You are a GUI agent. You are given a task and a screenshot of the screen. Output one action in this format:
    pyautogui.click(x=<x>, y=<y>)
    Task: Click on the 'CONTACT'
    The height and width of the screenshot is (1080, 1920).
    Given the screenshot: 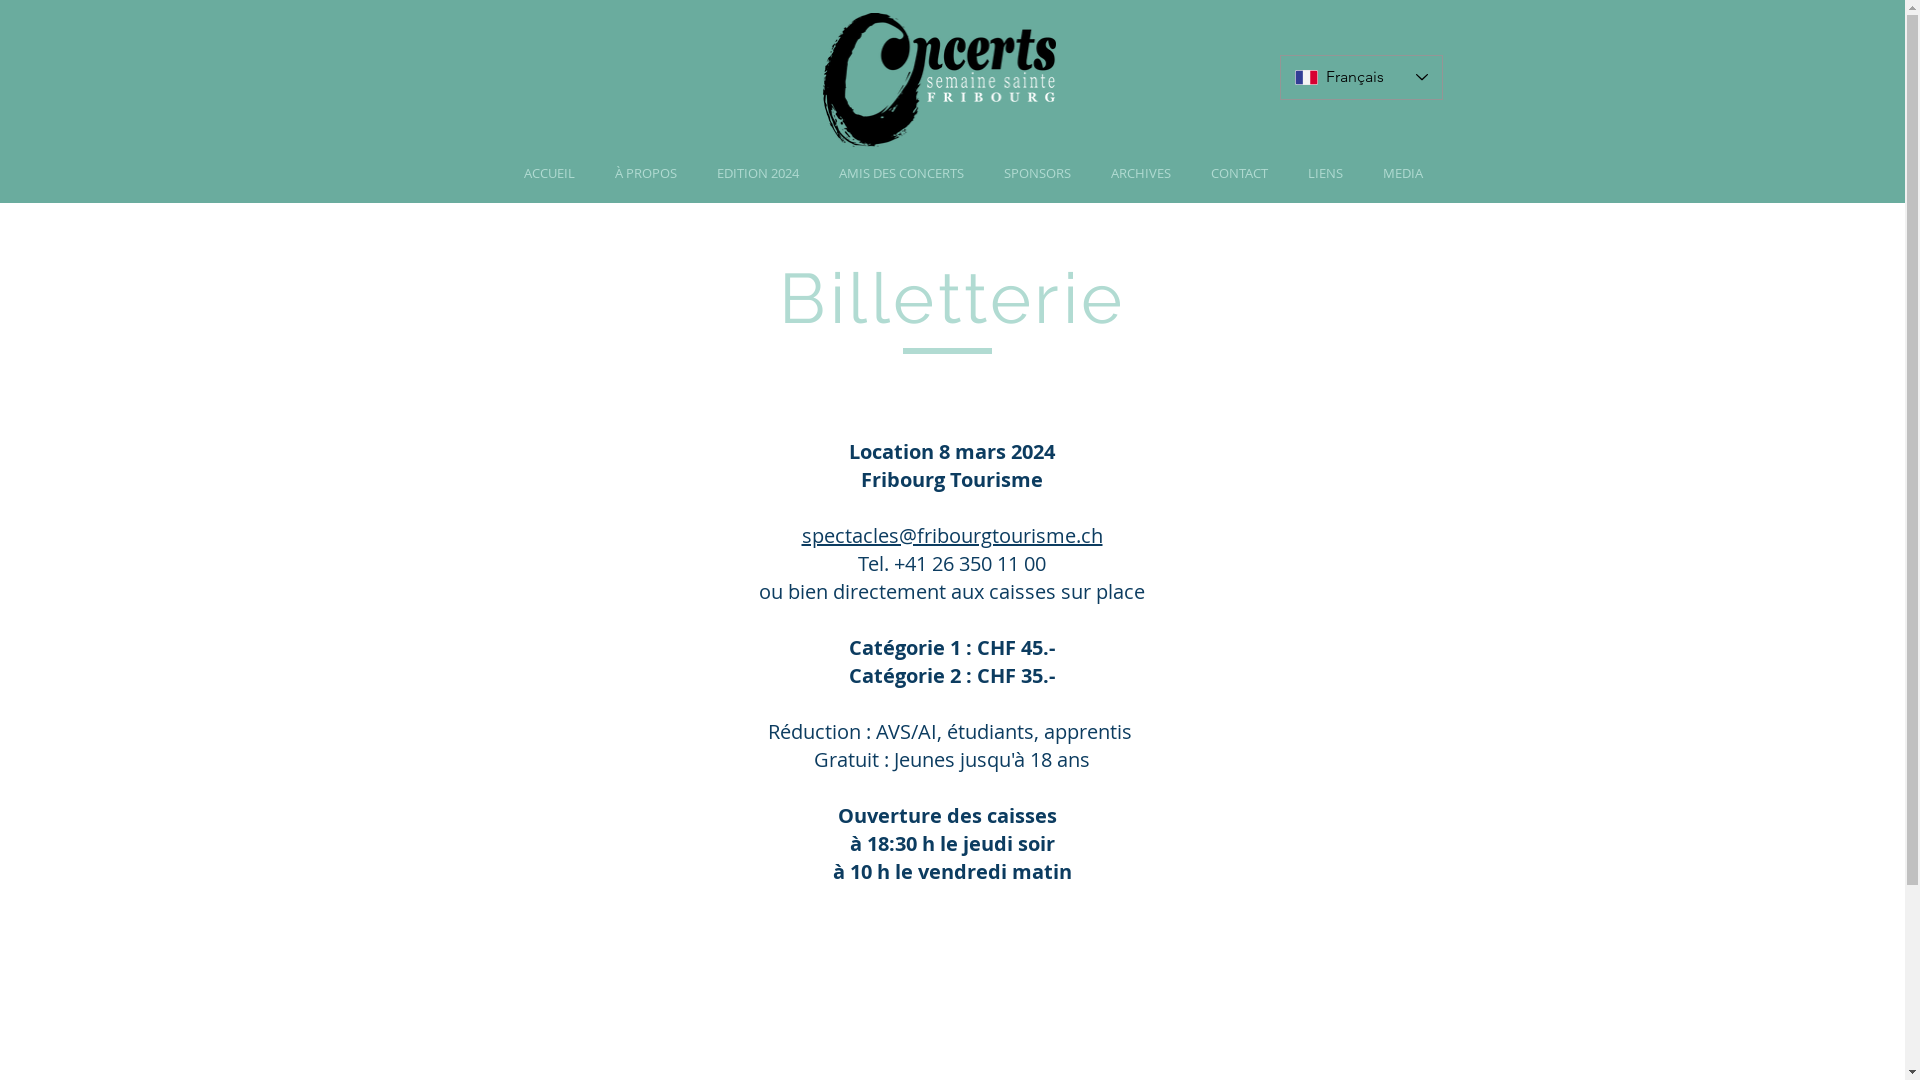 What is the action you would take?
    pyautogui.click(x=1190, y=172)
    